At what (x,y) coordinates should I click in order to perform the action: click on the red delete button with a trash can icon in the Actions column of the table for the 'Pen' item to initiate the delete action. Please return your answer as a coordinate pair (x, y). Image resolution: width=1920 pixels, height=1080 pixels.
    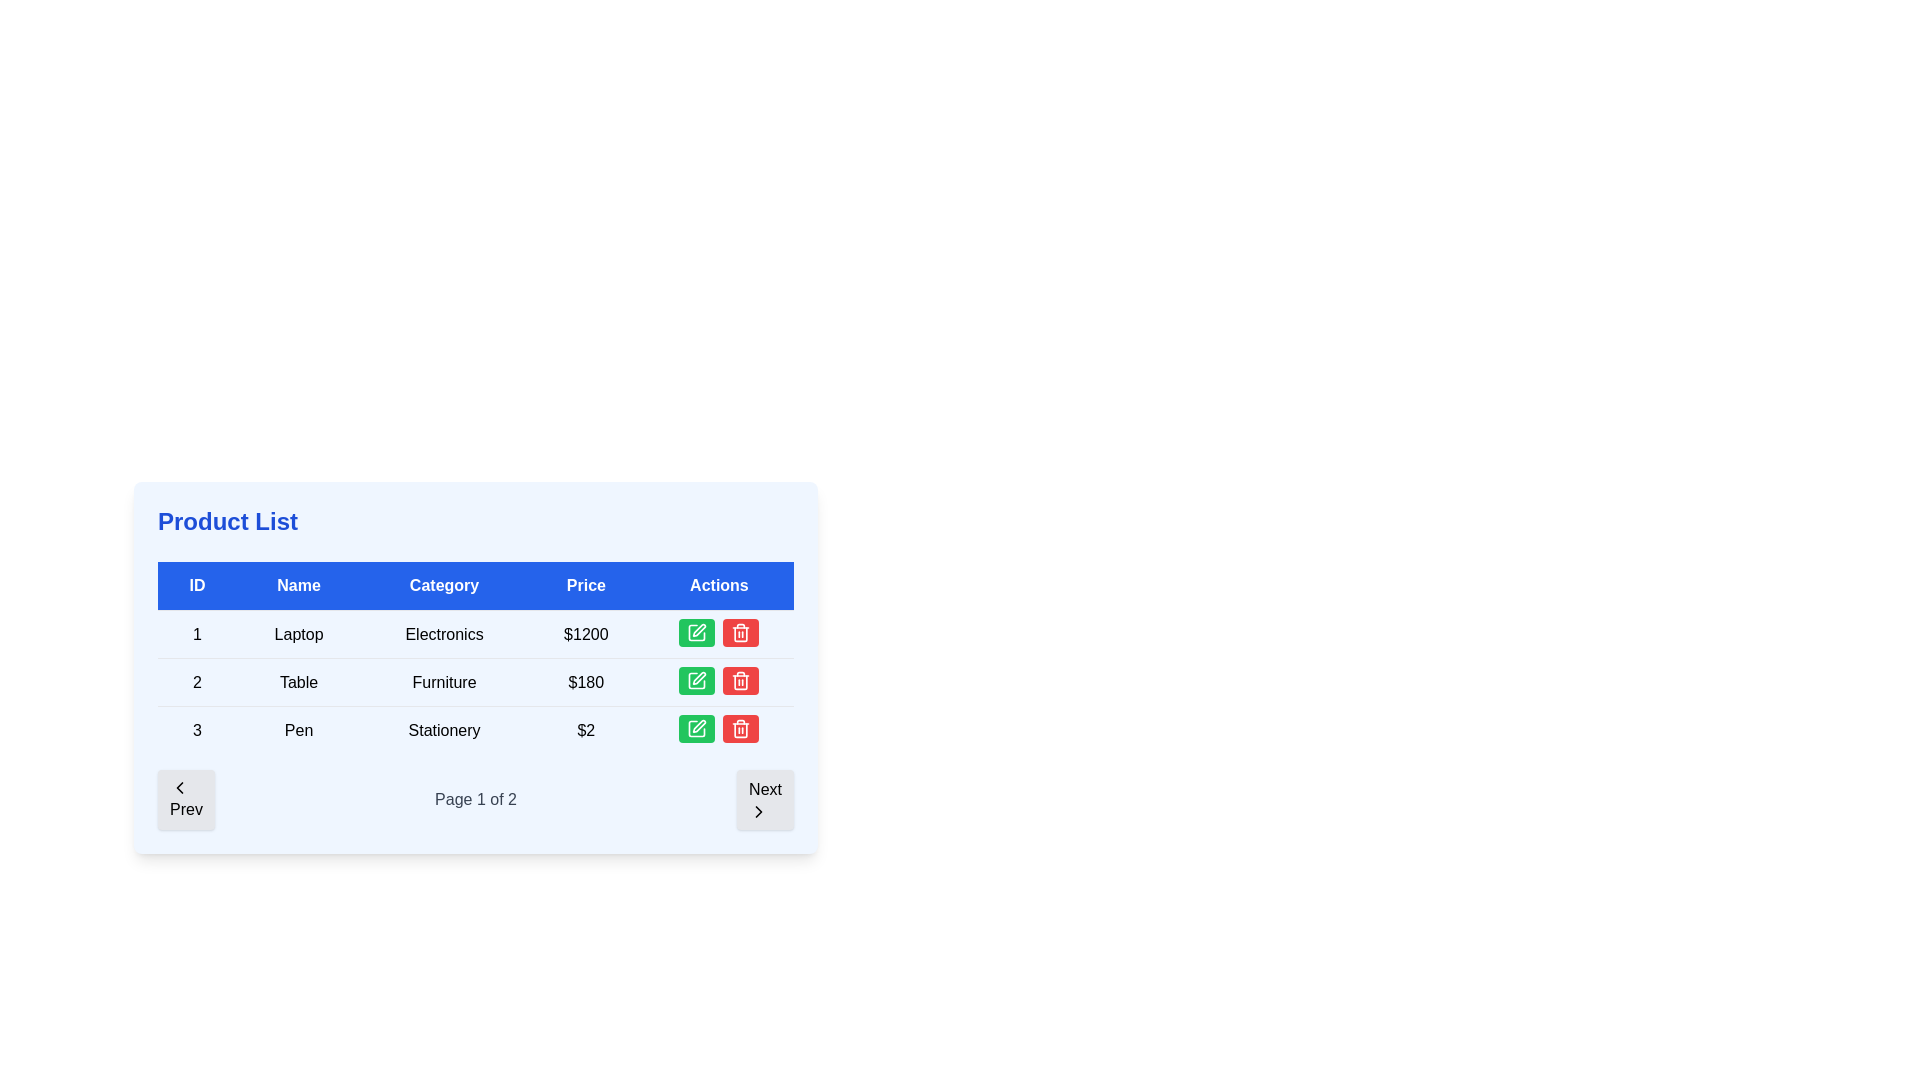
    Looking at the image, I should click on (740, 680).